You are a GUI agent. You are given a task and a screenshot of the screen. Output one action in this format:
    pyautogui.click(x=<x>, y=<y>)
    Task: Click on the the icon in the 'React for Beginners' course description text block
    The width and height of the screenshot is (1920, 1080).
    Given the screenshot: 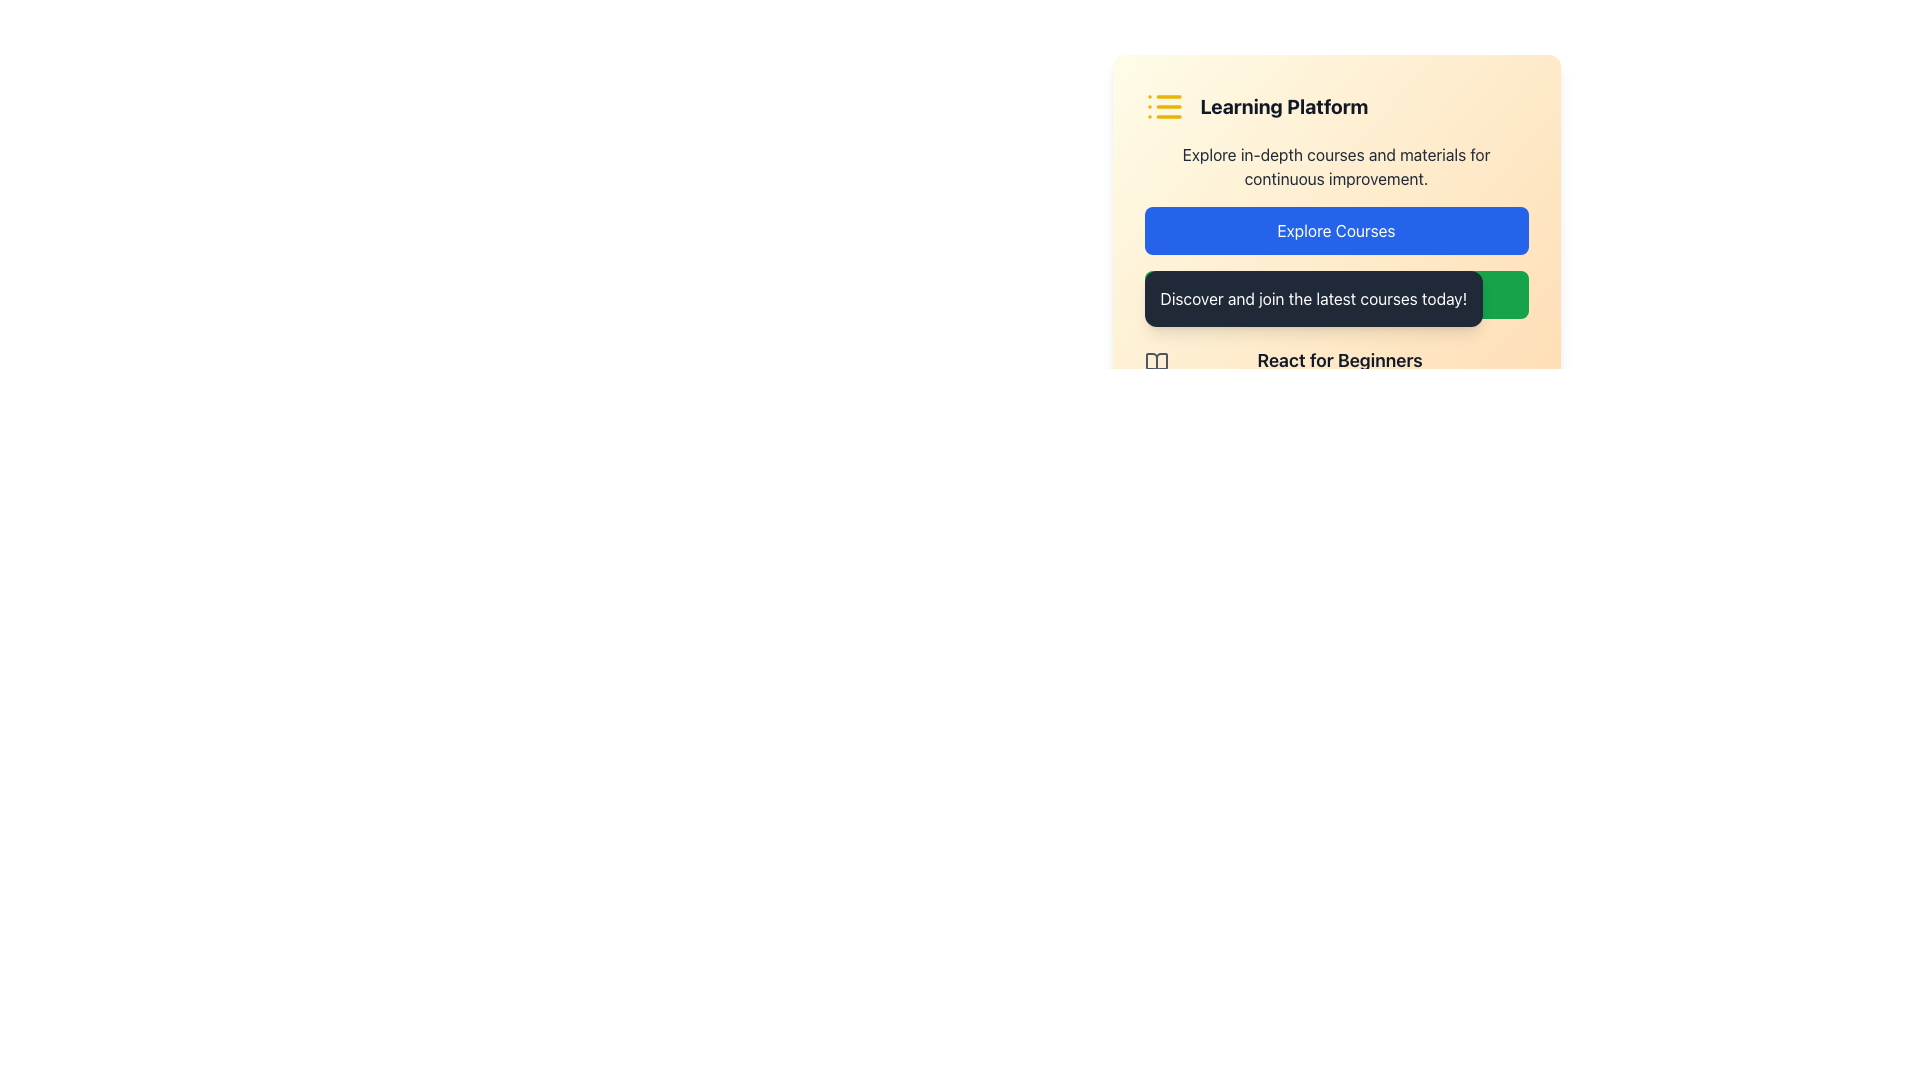 What is the action you would take?
    pyautogui.click(x=1336, y=370)
    